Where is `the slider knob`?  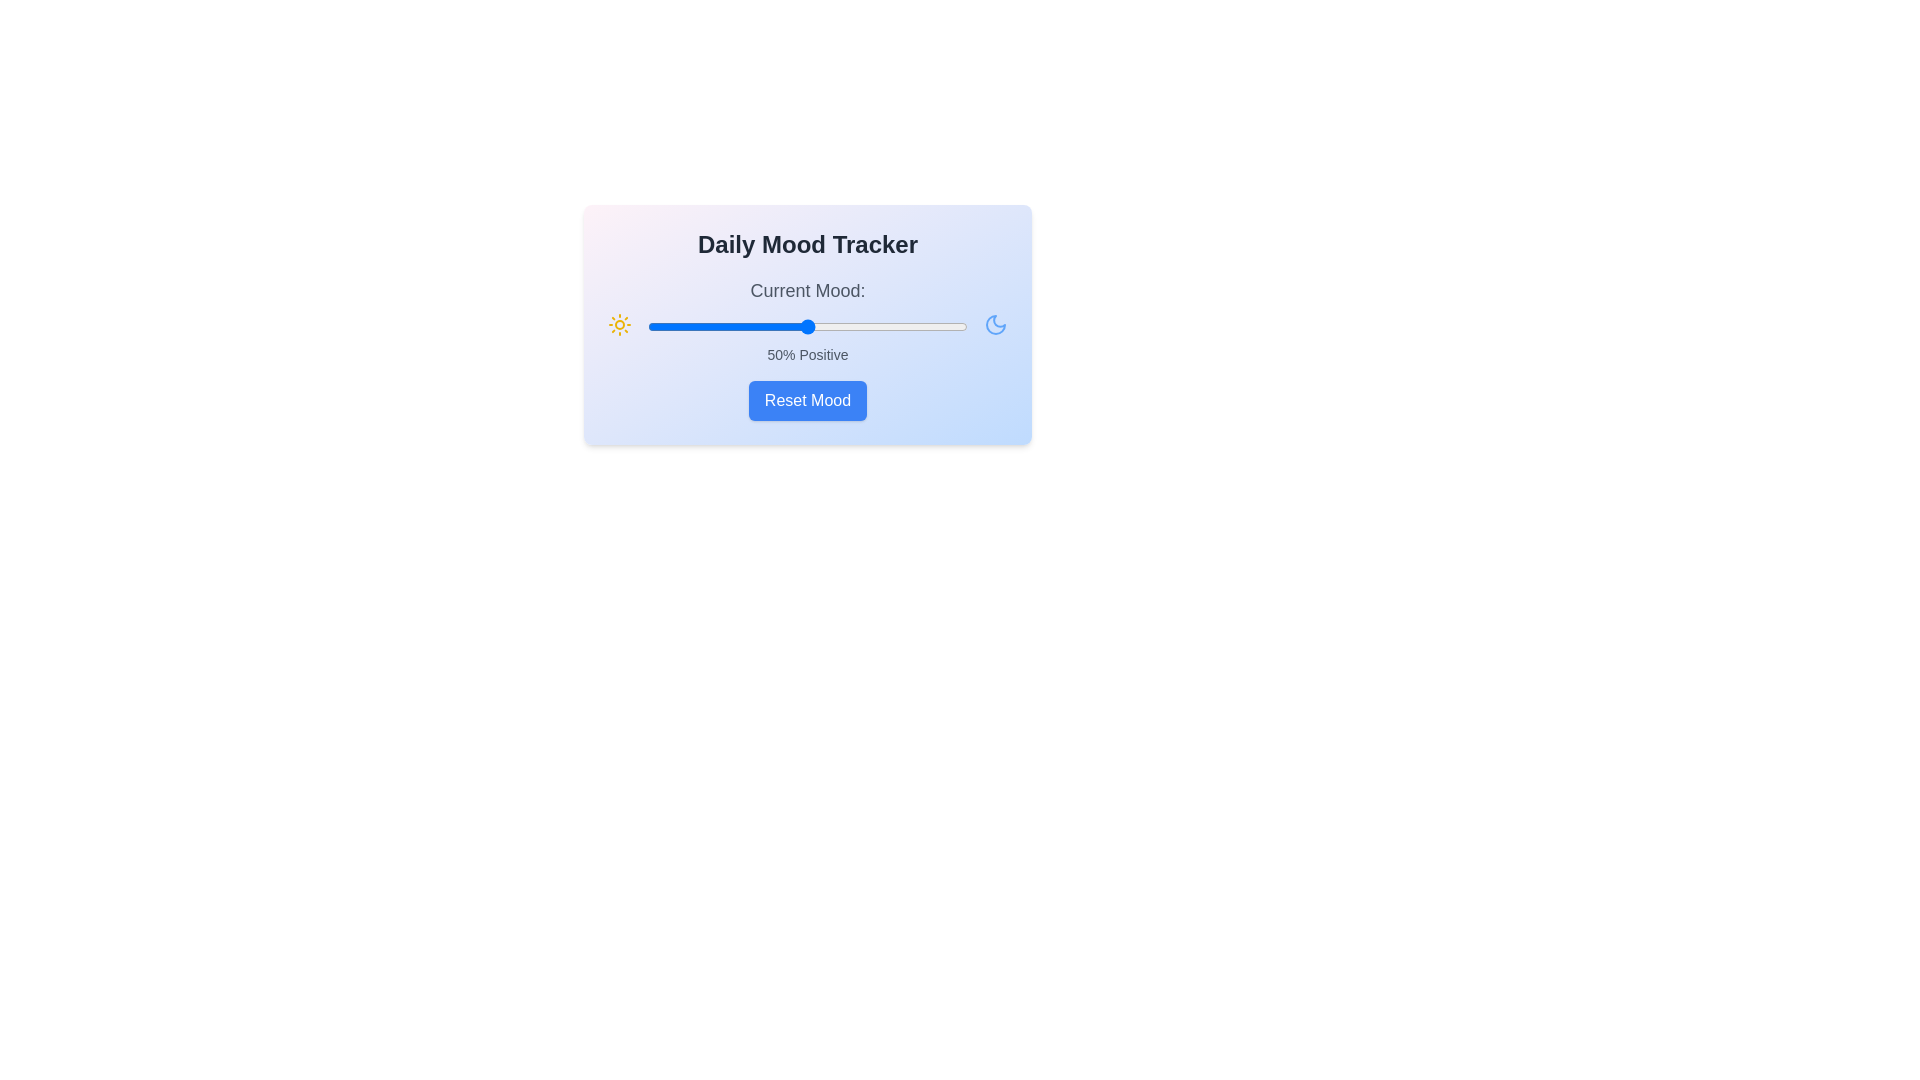
the slider knob is located at coordinates (807, 326).